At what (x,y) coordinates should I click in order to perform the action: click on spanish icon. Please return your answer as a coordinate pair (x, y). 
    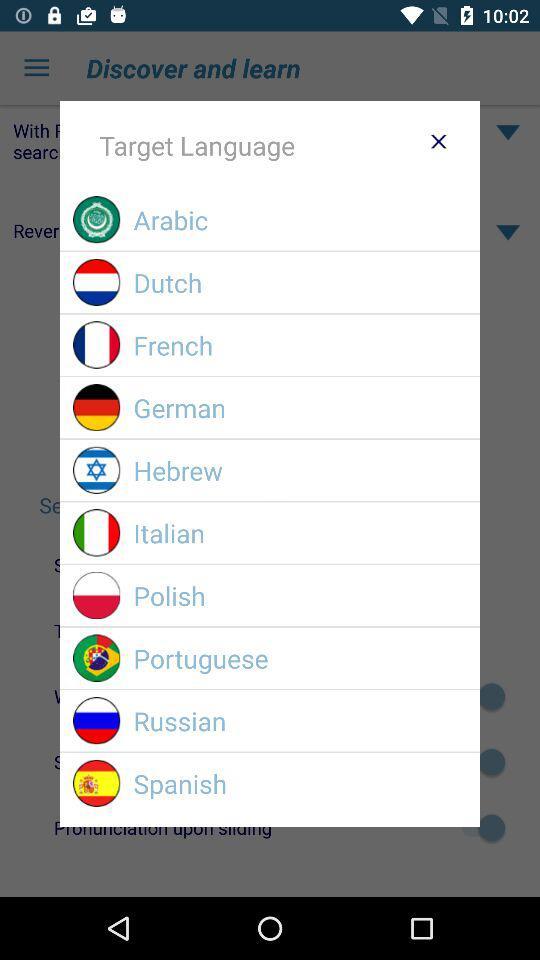
    Looking at the image, I should click on (299, 783).